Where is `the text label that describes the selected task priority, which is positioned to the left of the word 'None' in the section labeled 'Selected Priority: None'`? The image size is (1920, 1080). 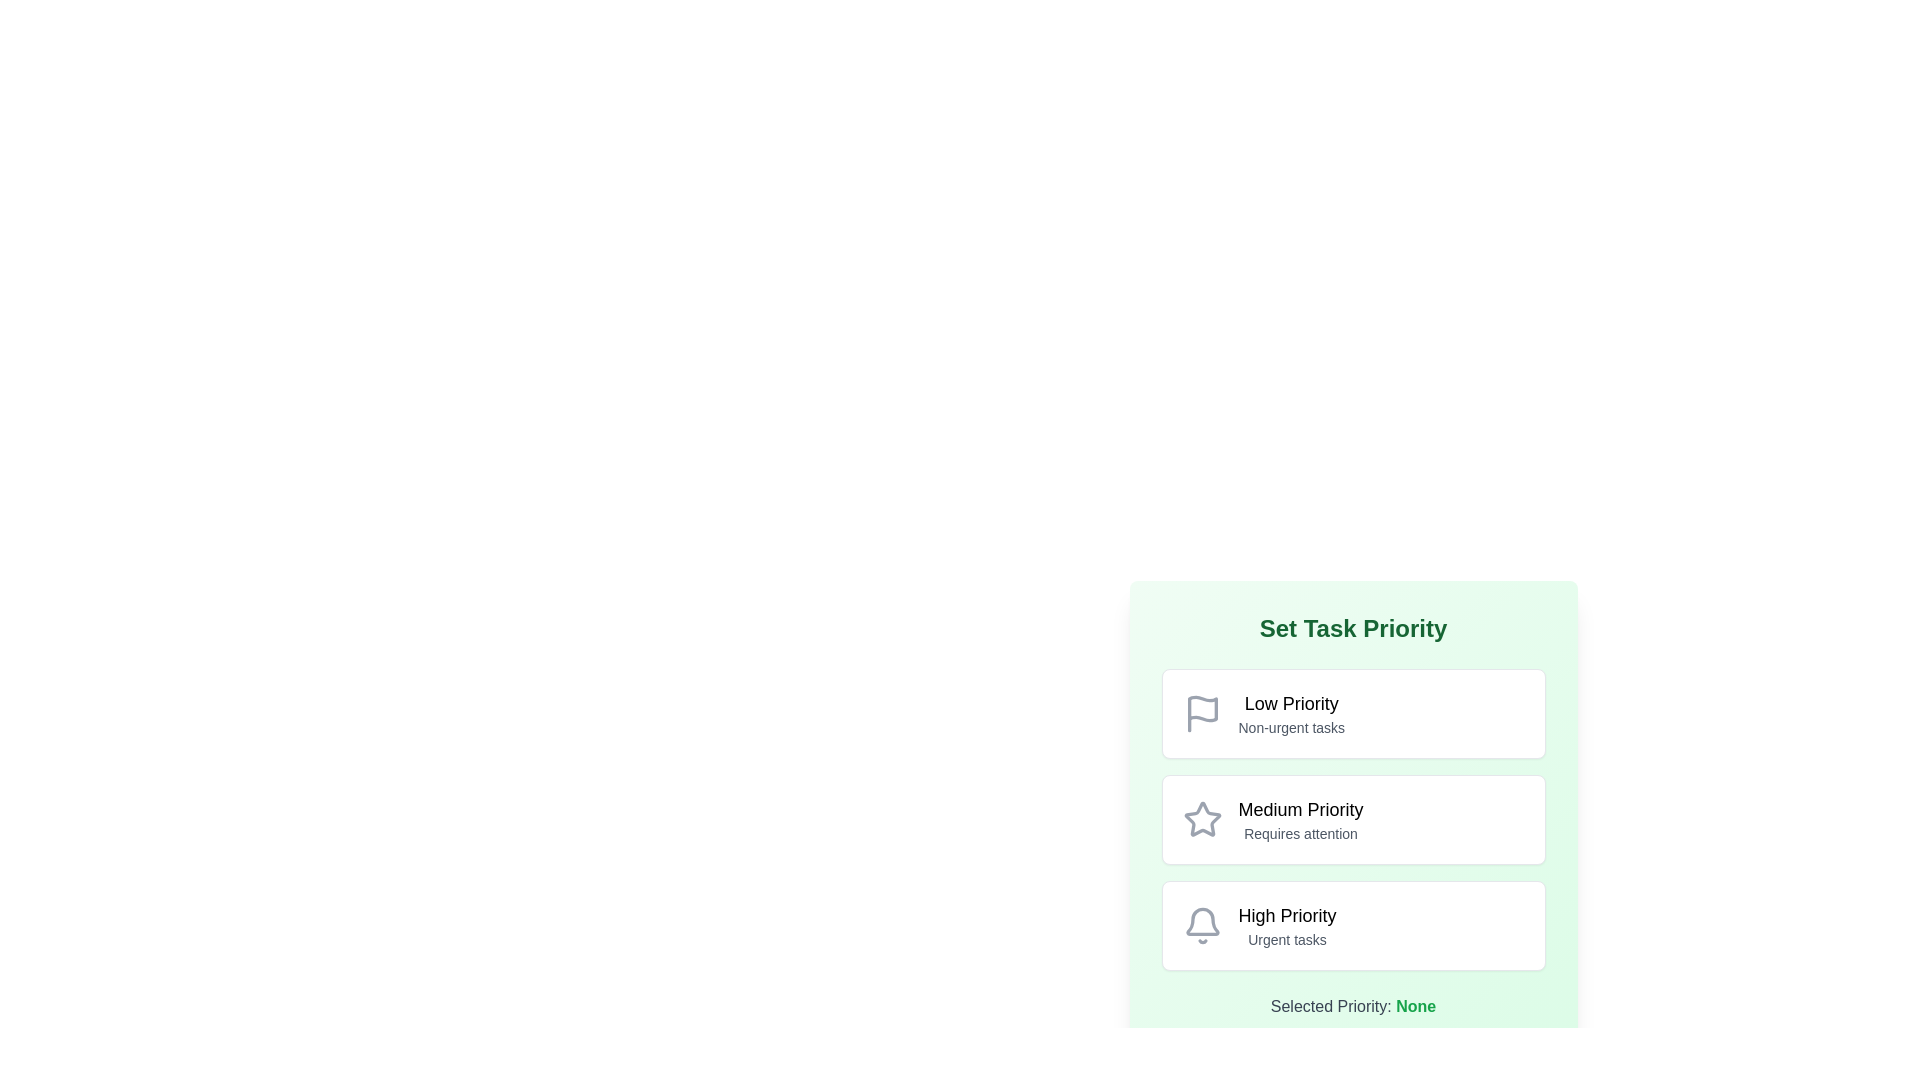
the text label that describes the selected task priority, which is positioned to the left of the word 'None' in the section labeled 'Selected Priority: None' is located at coordinates (1331, 1006).